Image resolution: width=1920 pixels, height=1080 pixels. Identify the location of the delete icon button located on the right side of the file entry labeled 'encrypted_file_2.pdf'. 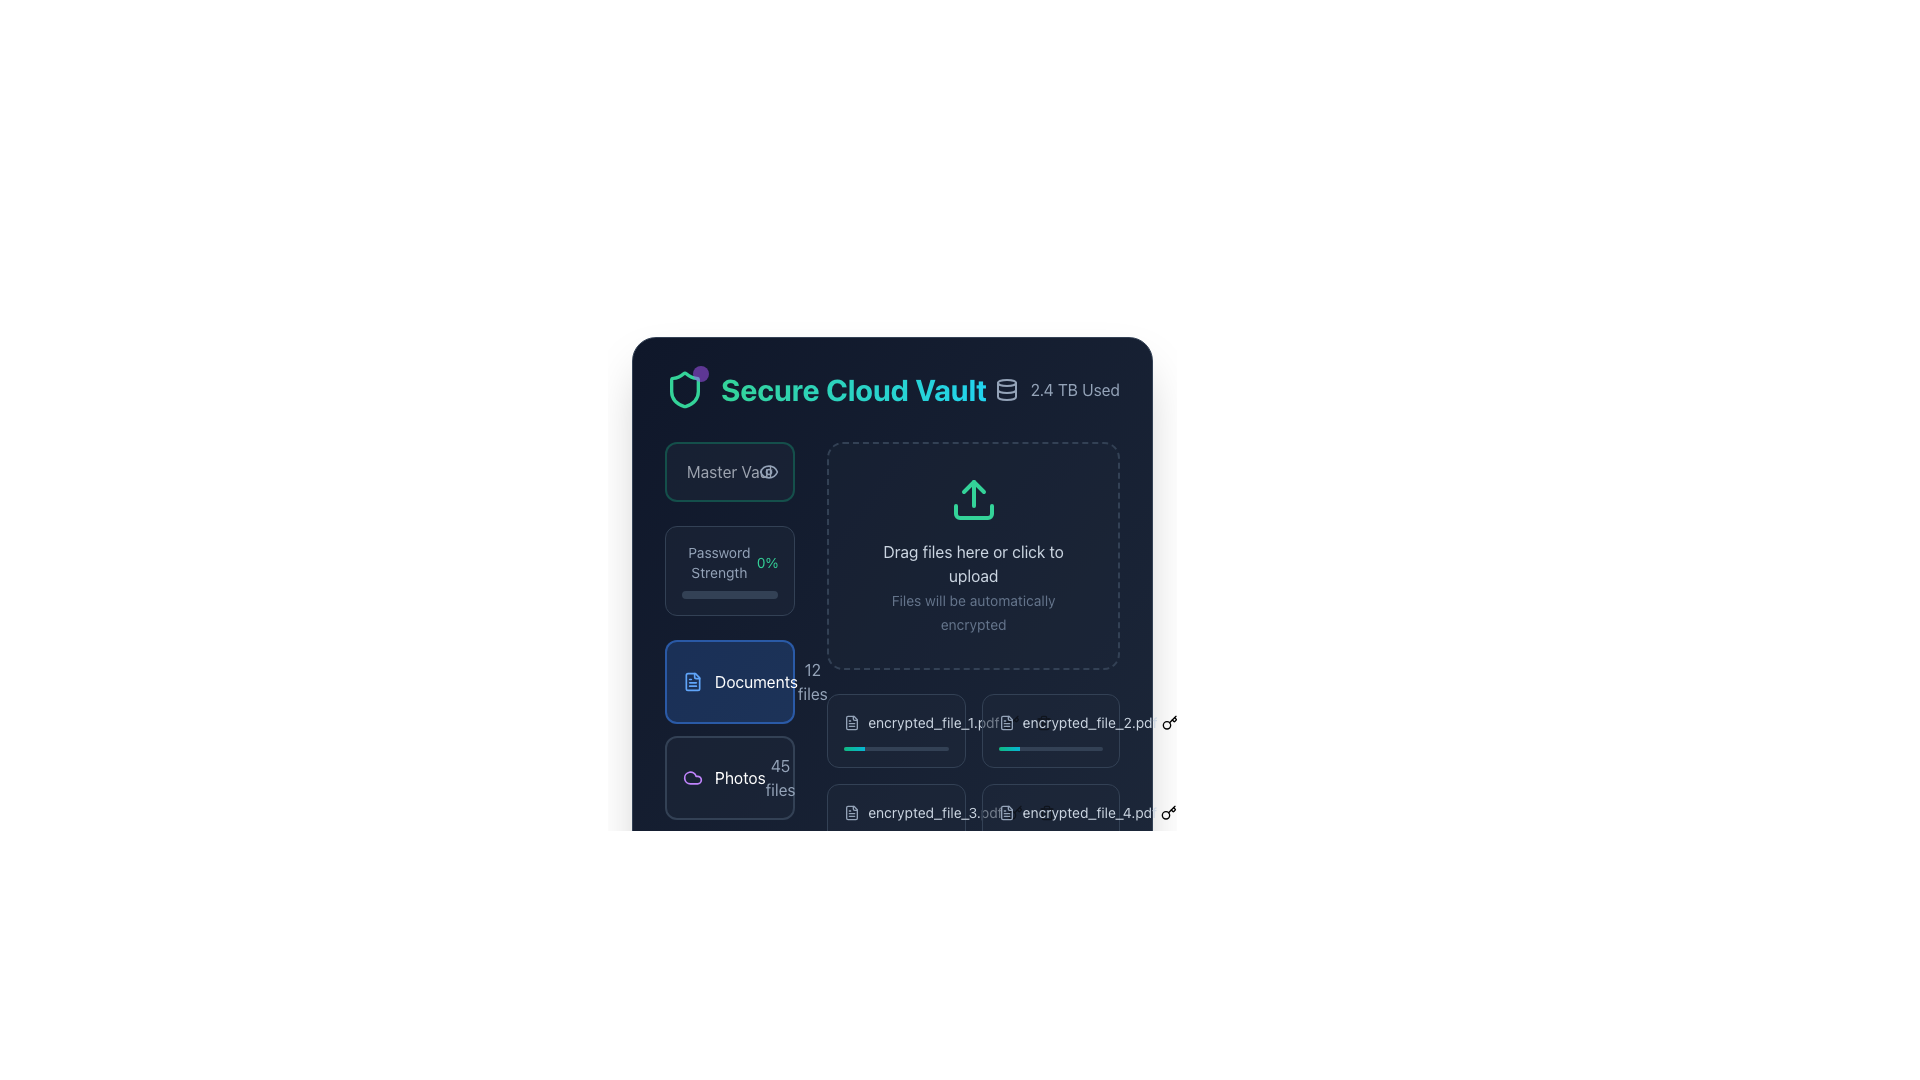
(1042, 722).